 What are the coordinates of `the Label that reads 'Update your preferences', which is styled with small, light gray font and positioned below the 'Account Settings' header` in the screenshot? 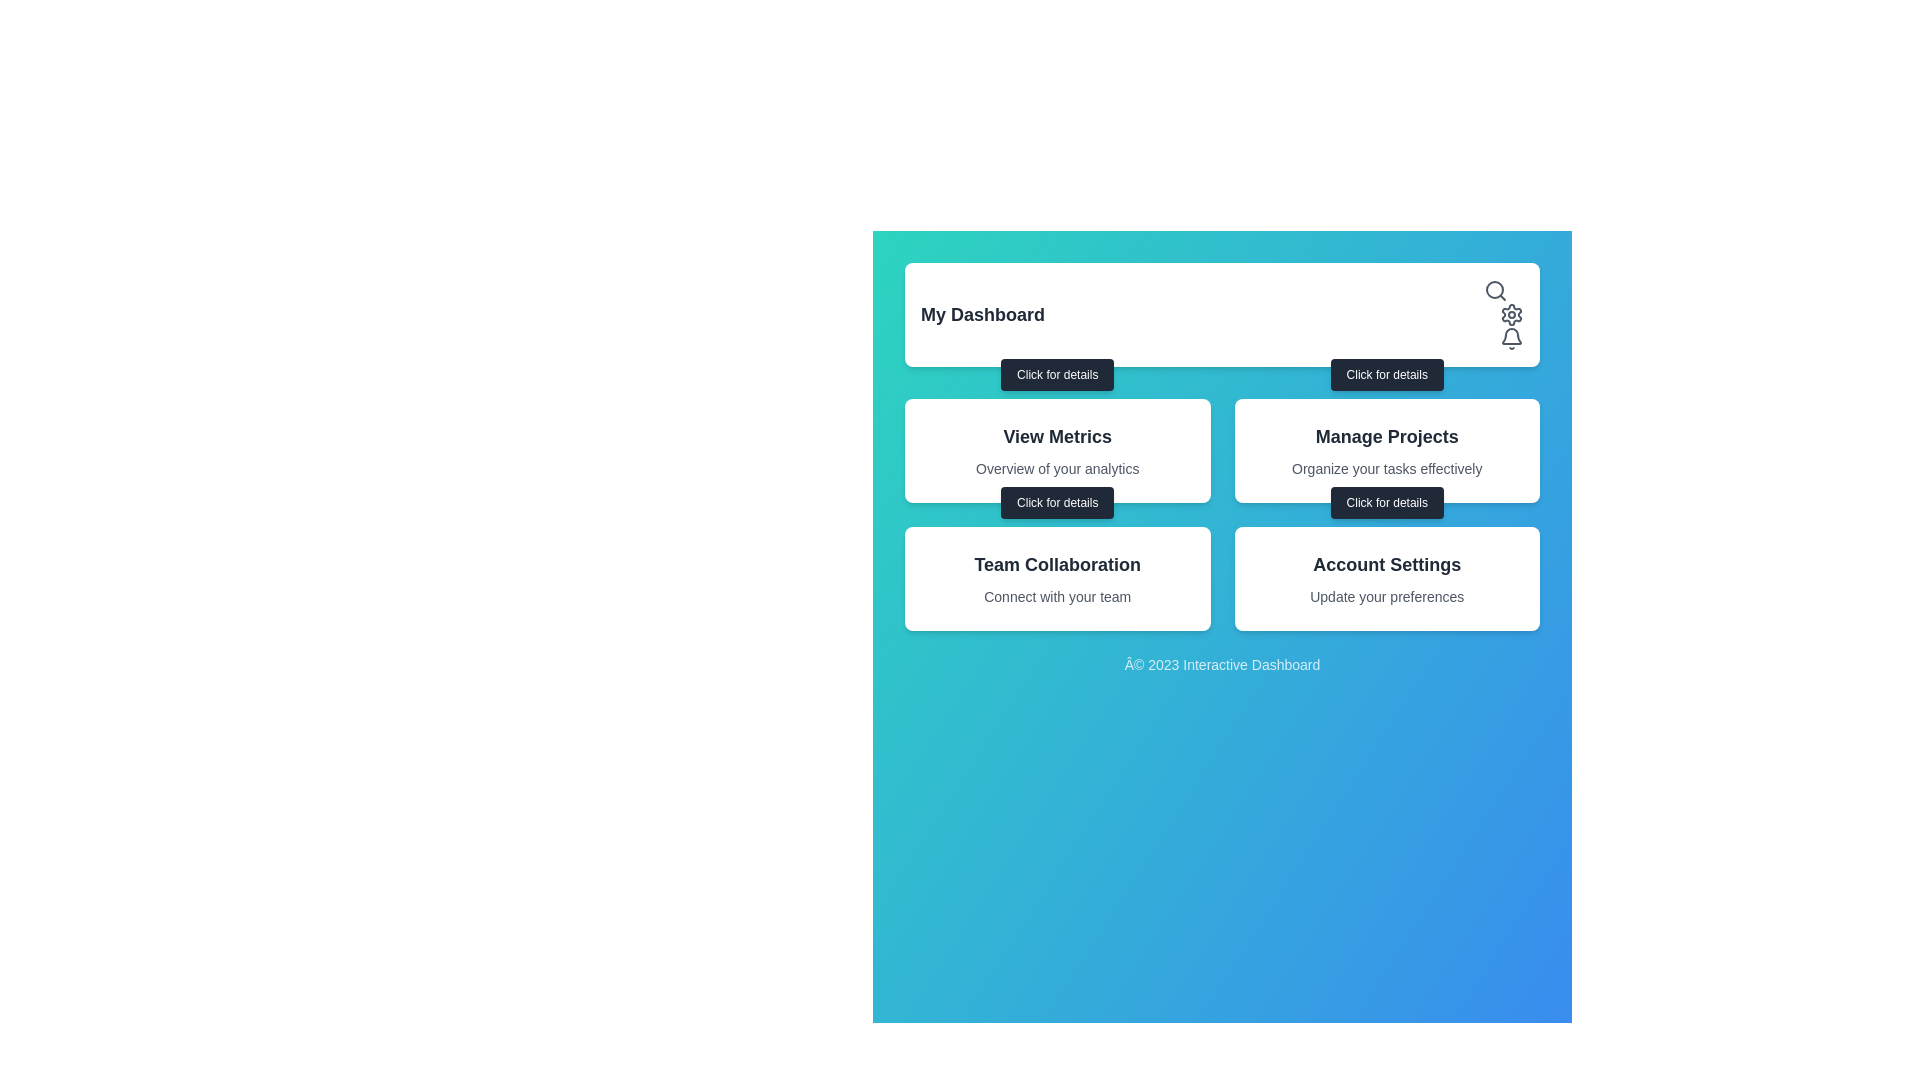 It's located at (1386, 596).